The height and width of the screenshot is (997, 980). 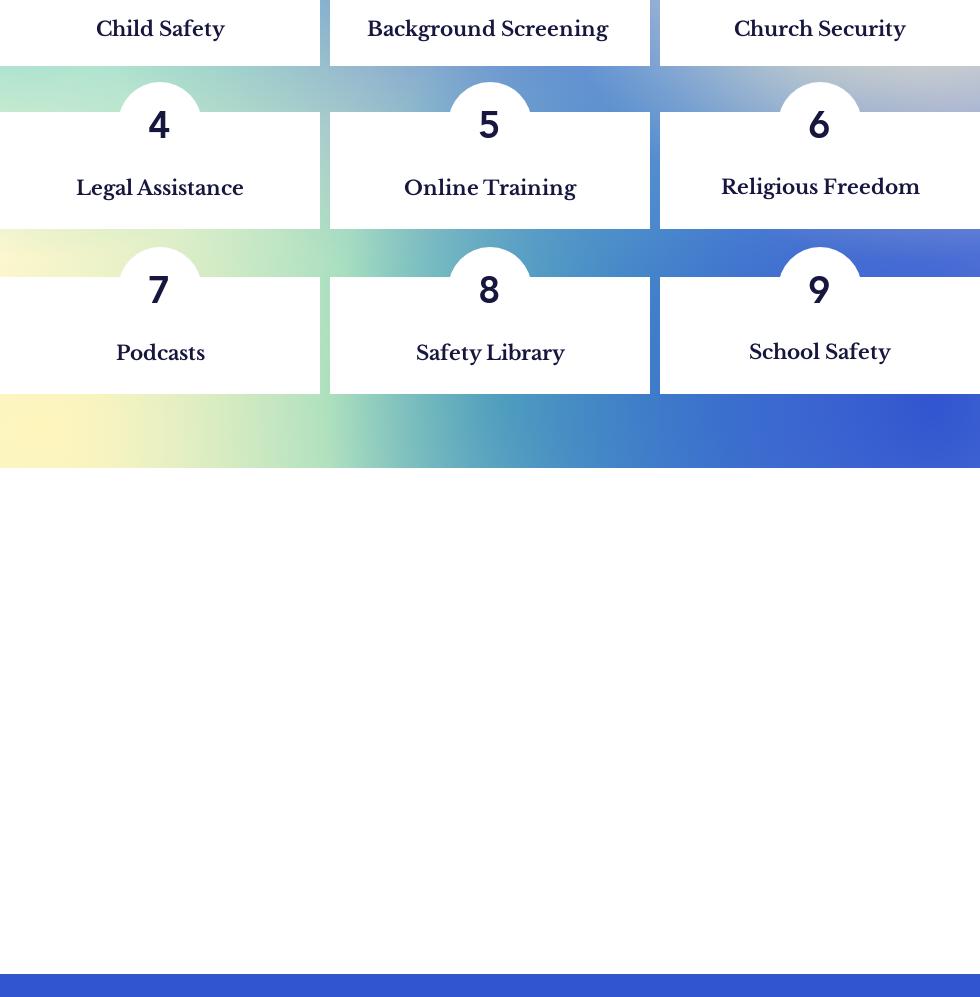 What do you see at coordinates (159, 288) in the screenshot?
I see `'7'` at bounding box center [159, 288].